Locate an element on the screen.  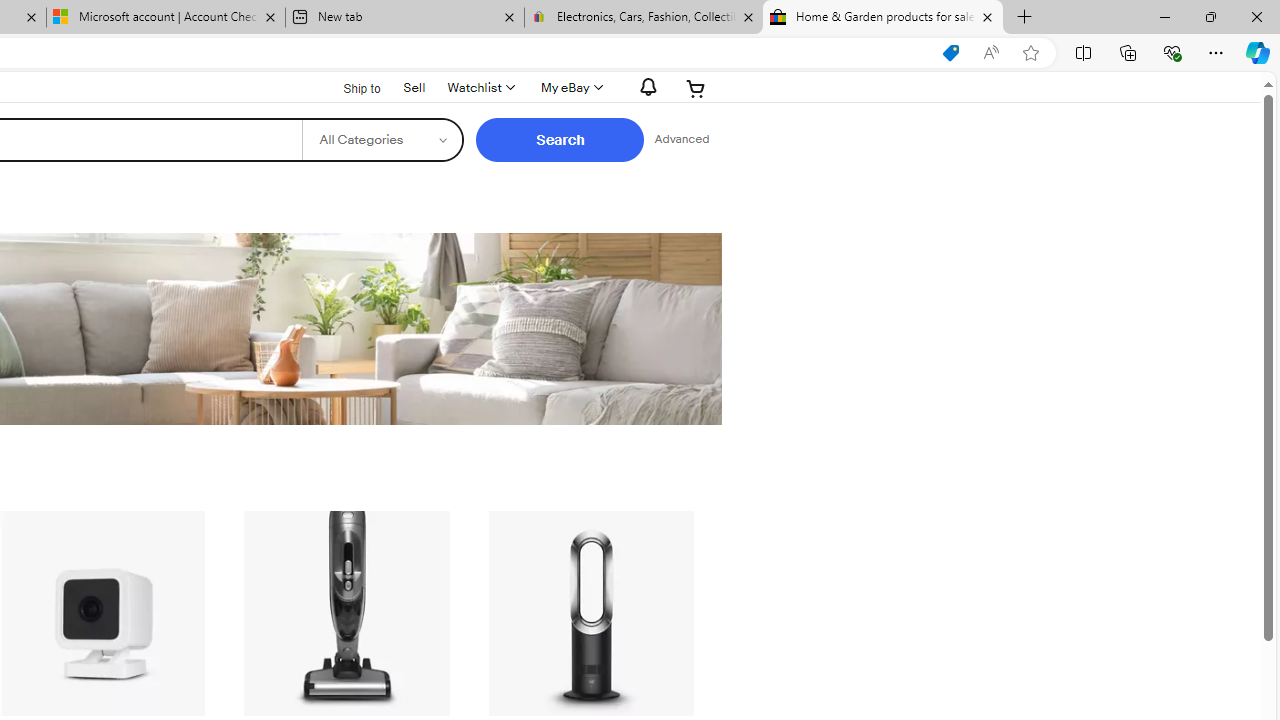
'Search' is located at coordinates (560, 139).